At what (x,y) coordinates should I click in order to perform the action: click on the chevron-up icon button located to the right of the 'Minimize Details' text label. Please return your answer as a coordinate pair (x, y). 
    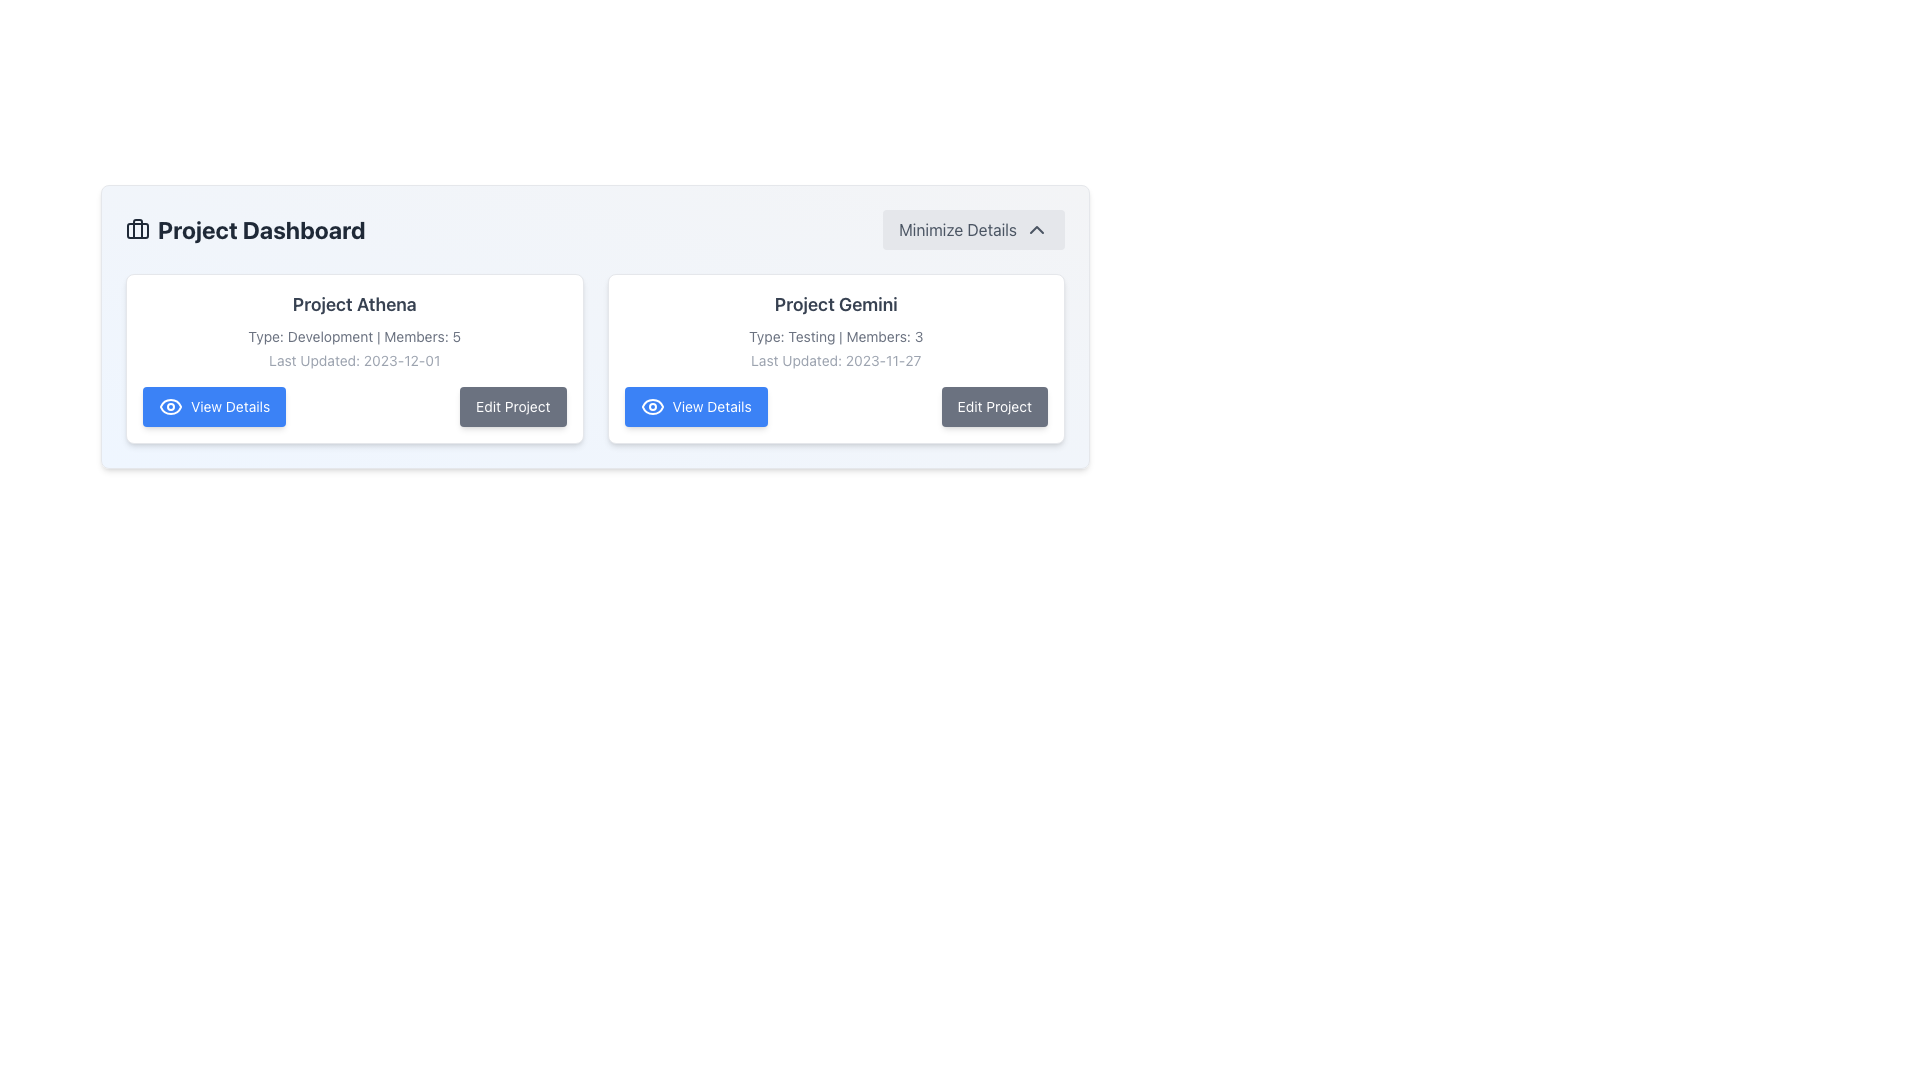
    Looking at the image, I should click on (1036, 229).